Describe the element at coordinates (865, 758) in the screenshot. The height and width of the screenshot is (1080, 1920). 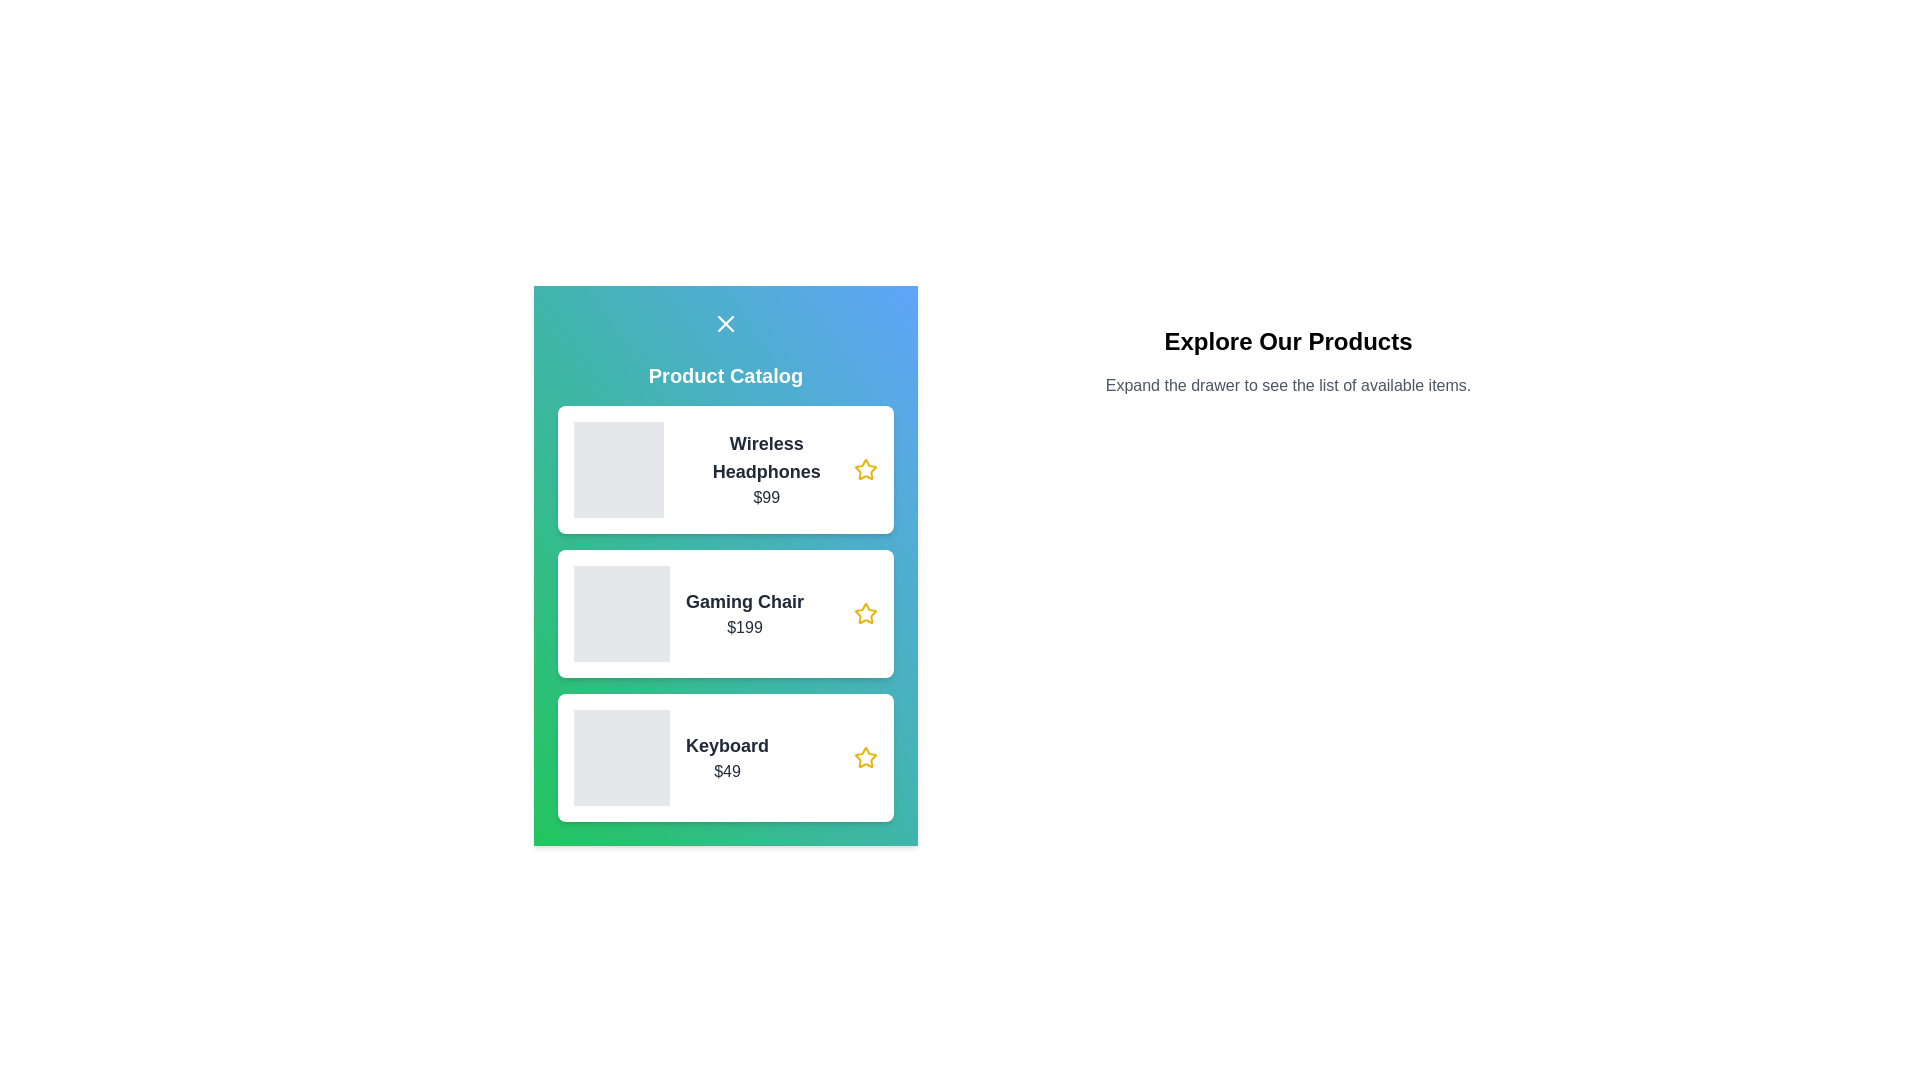
I see `the star icon next to the product named Keyboard to mark it as favorite` at that location.